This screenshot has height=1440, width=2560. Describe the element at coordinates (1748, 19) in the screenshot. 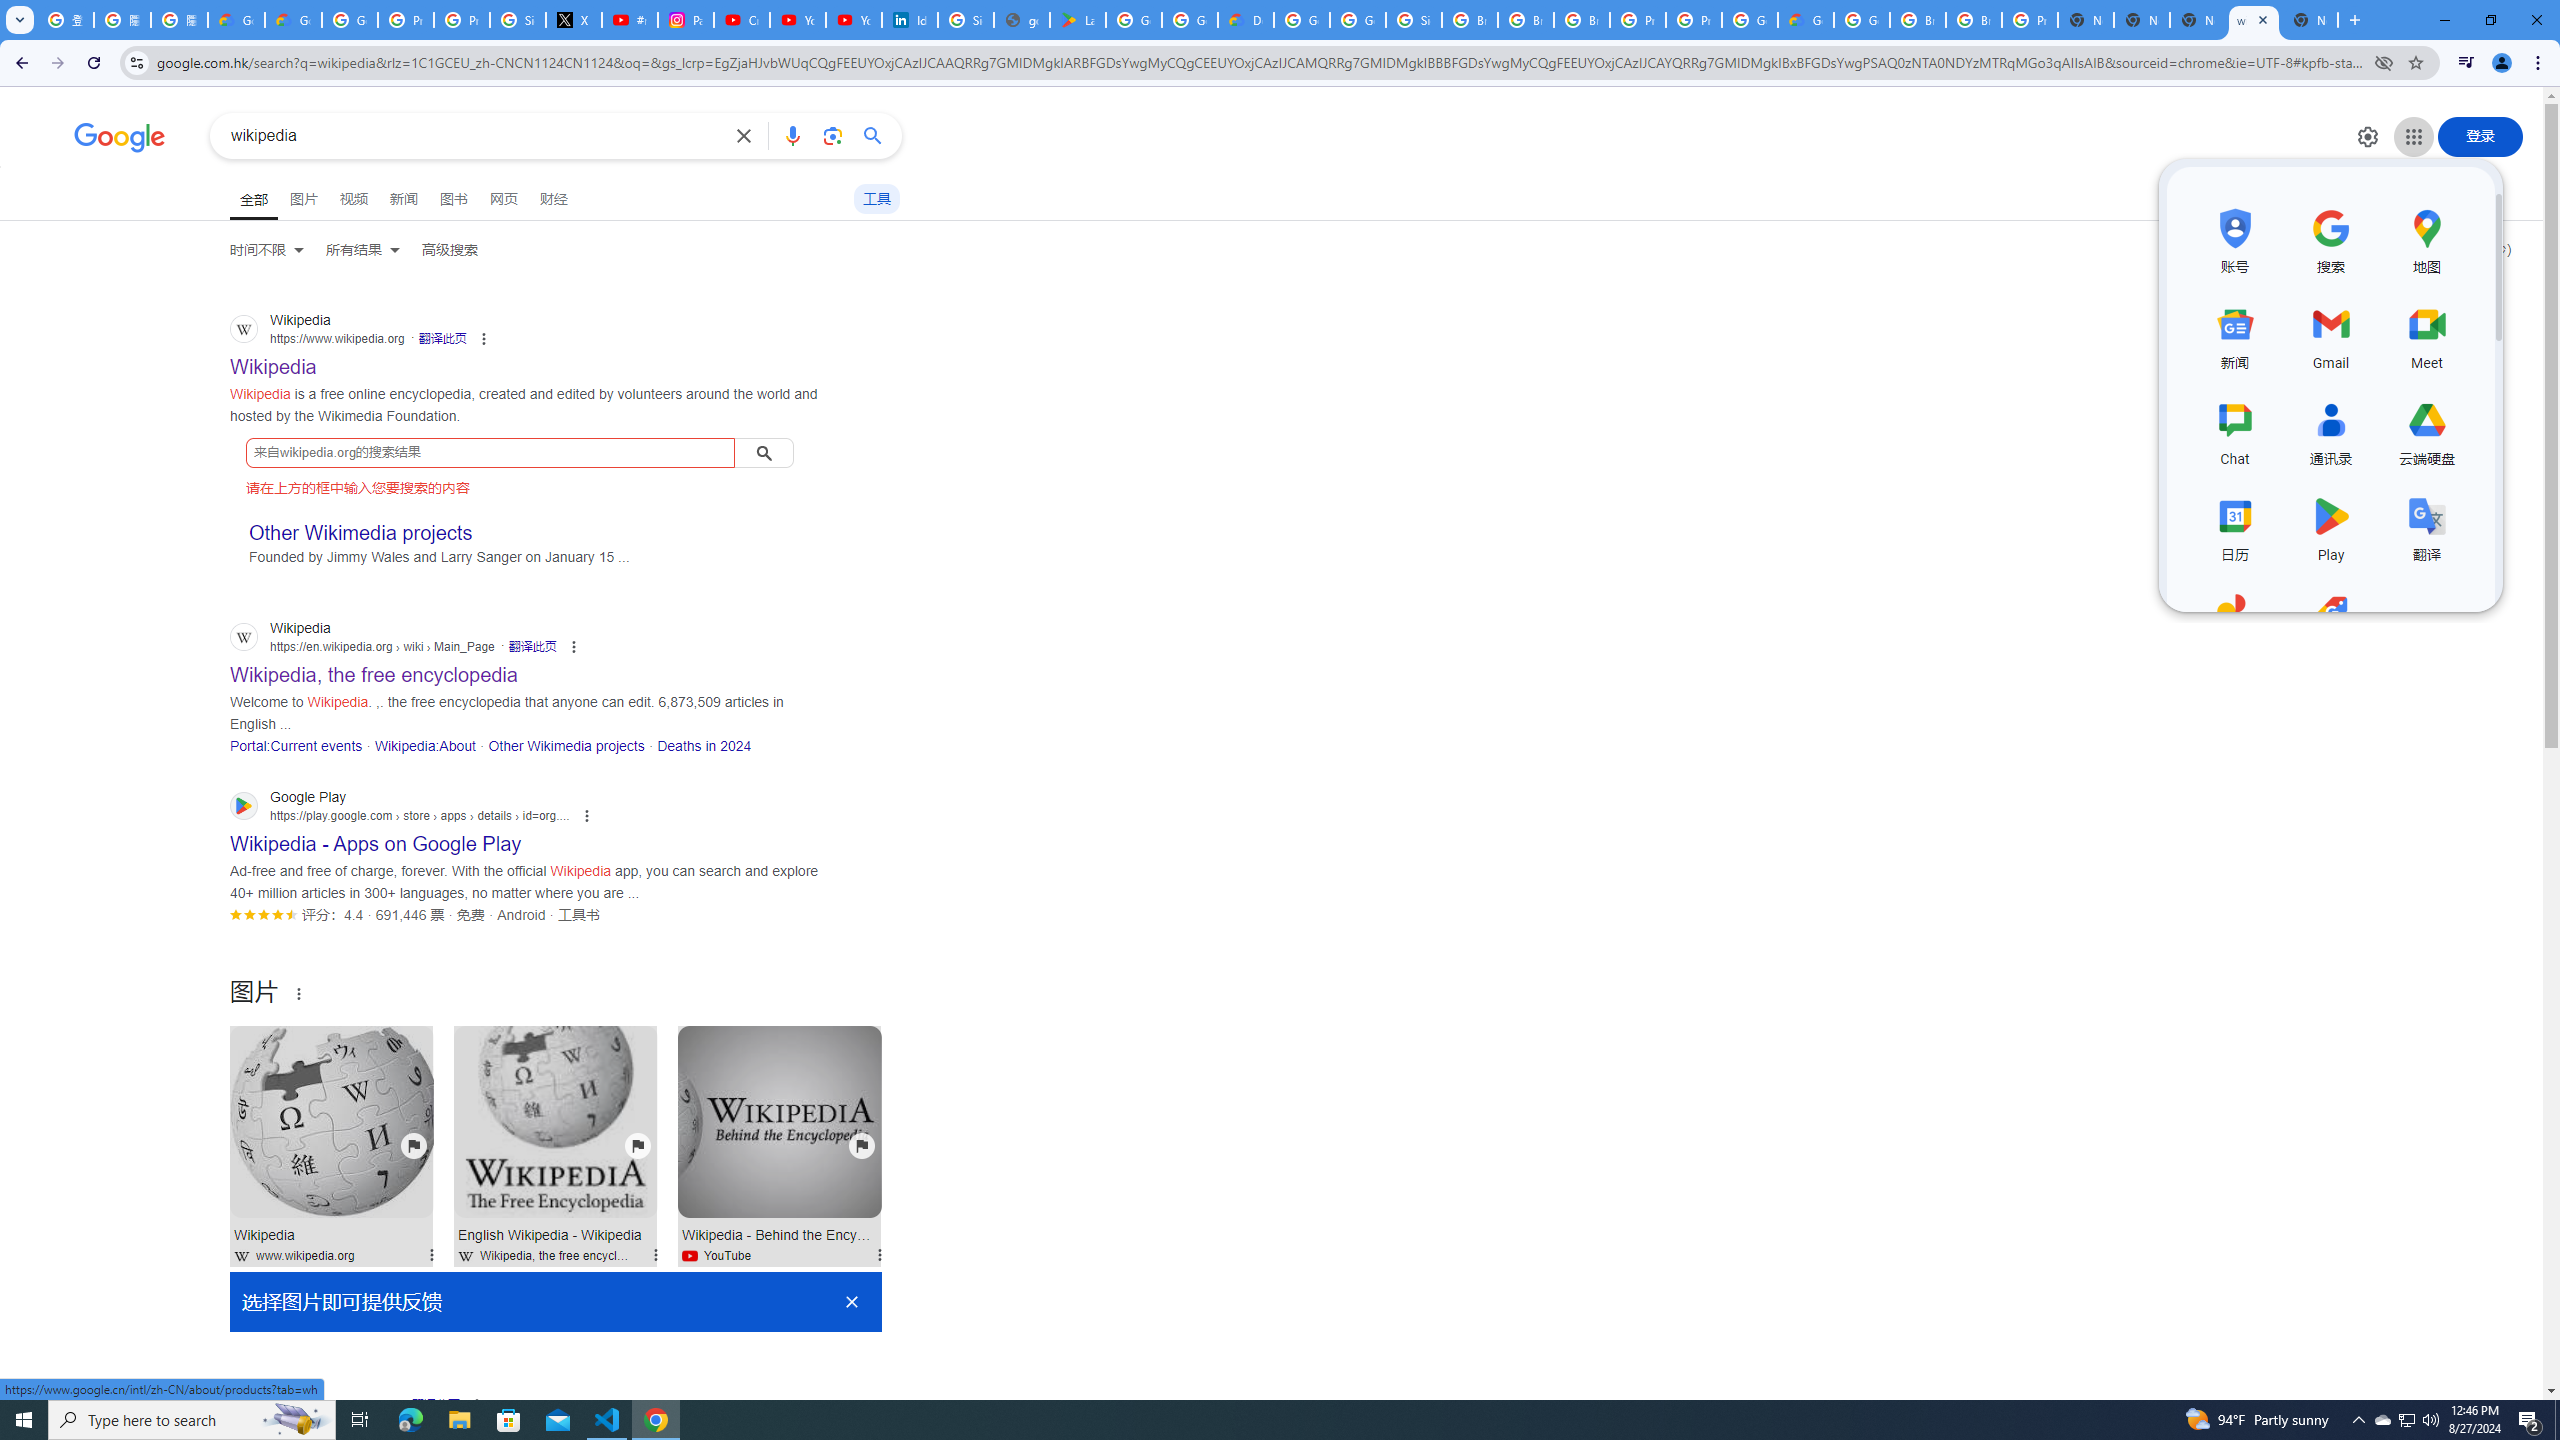

I see `'Google Cloud Platform'` at that location.